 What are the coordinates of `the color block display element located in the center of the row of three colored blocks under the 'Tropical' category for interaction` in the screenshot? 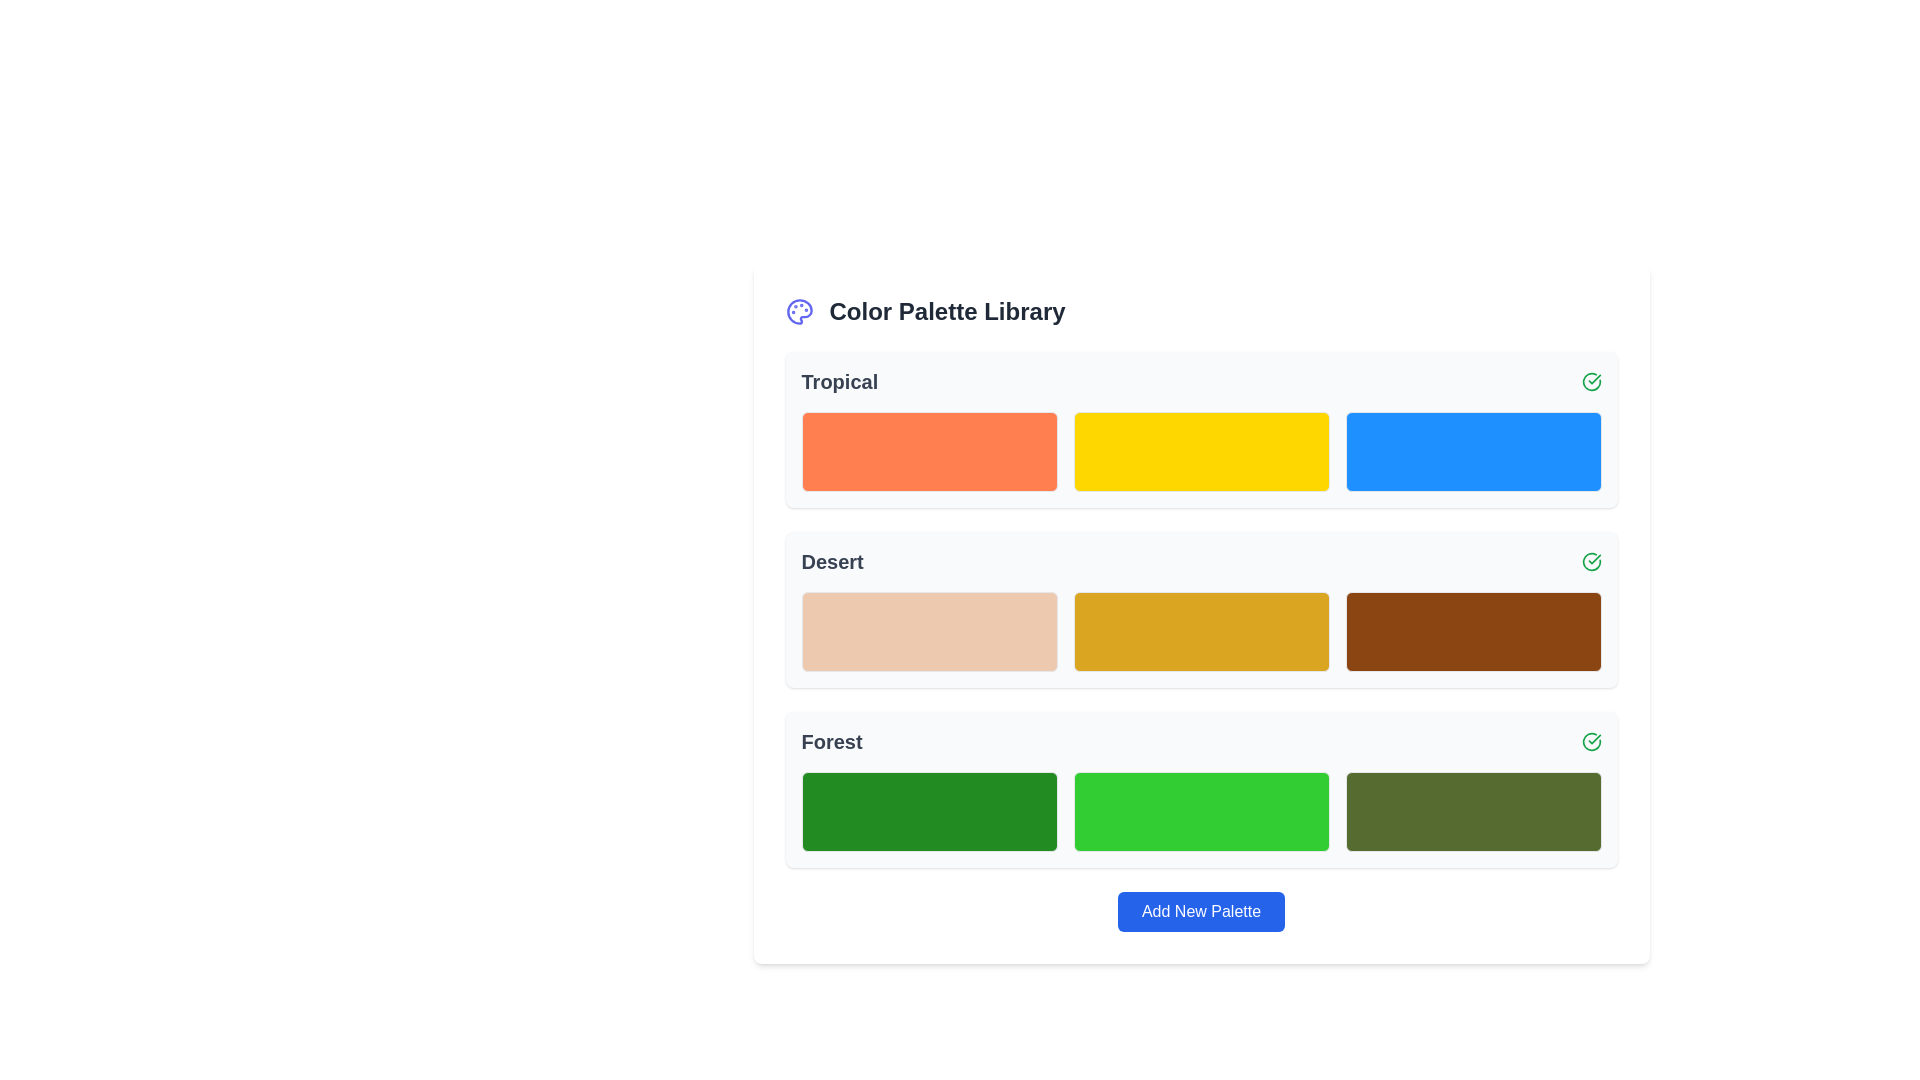 It's located at (1200, 451).